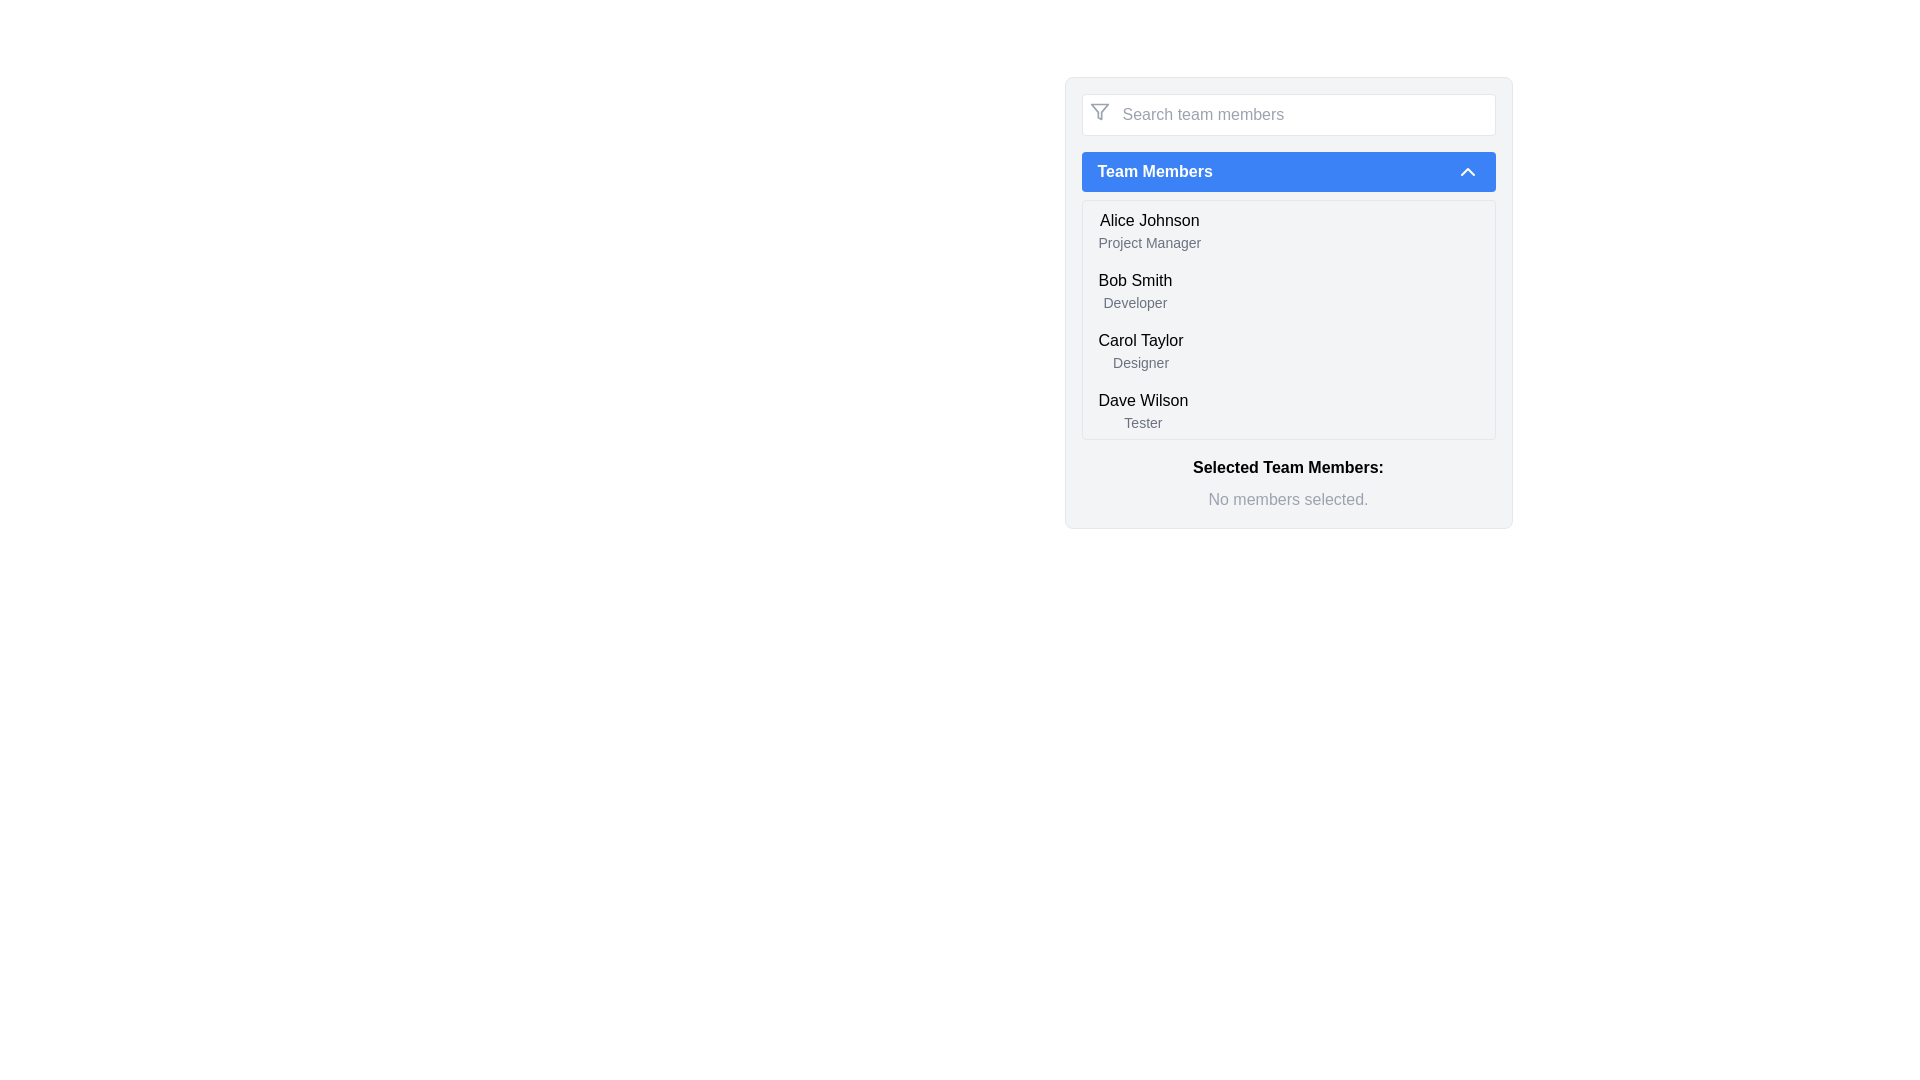 The width and height of the screenshot is (1920, 1080). Describe the element at coordinates (1141, 350) in the screenshot. I see `the text display element showing 'Carol Taylor' and 'Designer', which is the third entry under the 'Team Members' heading` at that location.